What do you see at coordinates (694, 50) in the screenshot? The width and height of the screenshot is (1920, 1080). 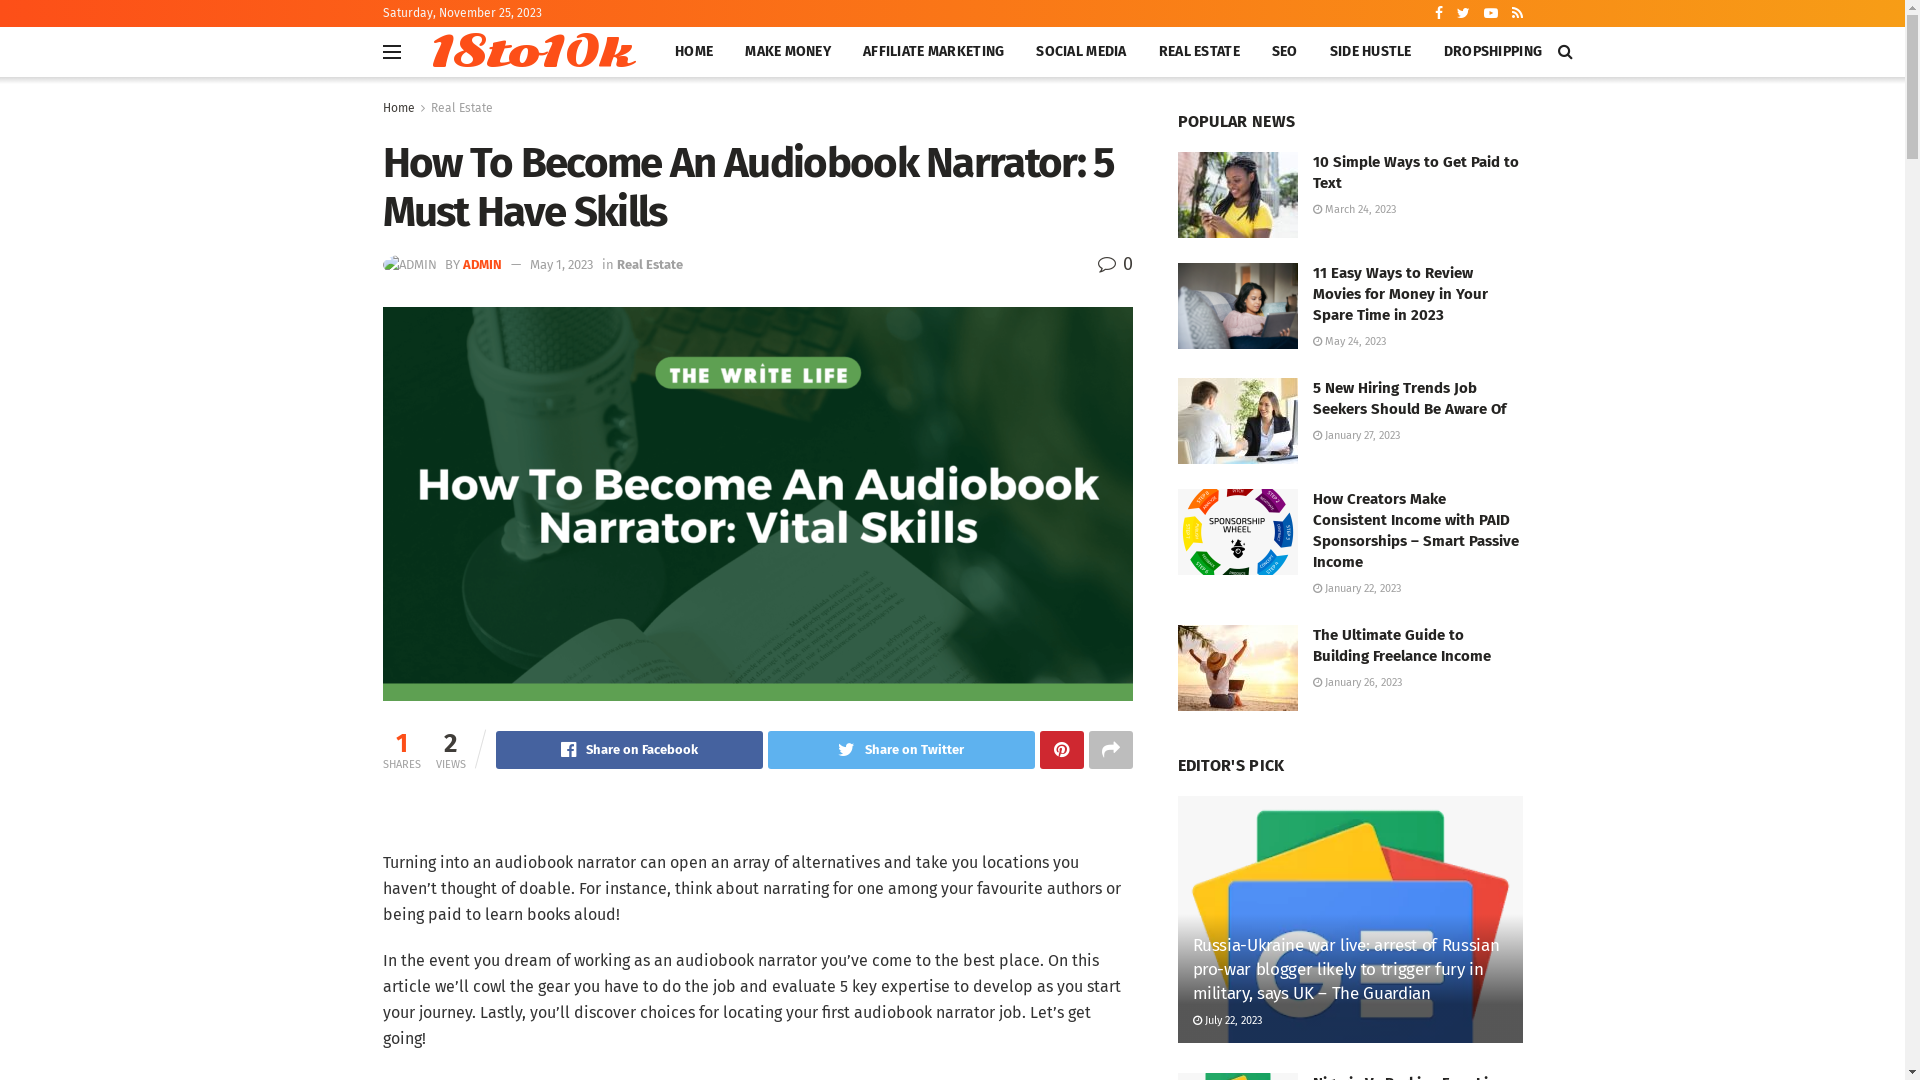 I see `'HOME'` at bounding box center [694, 50].